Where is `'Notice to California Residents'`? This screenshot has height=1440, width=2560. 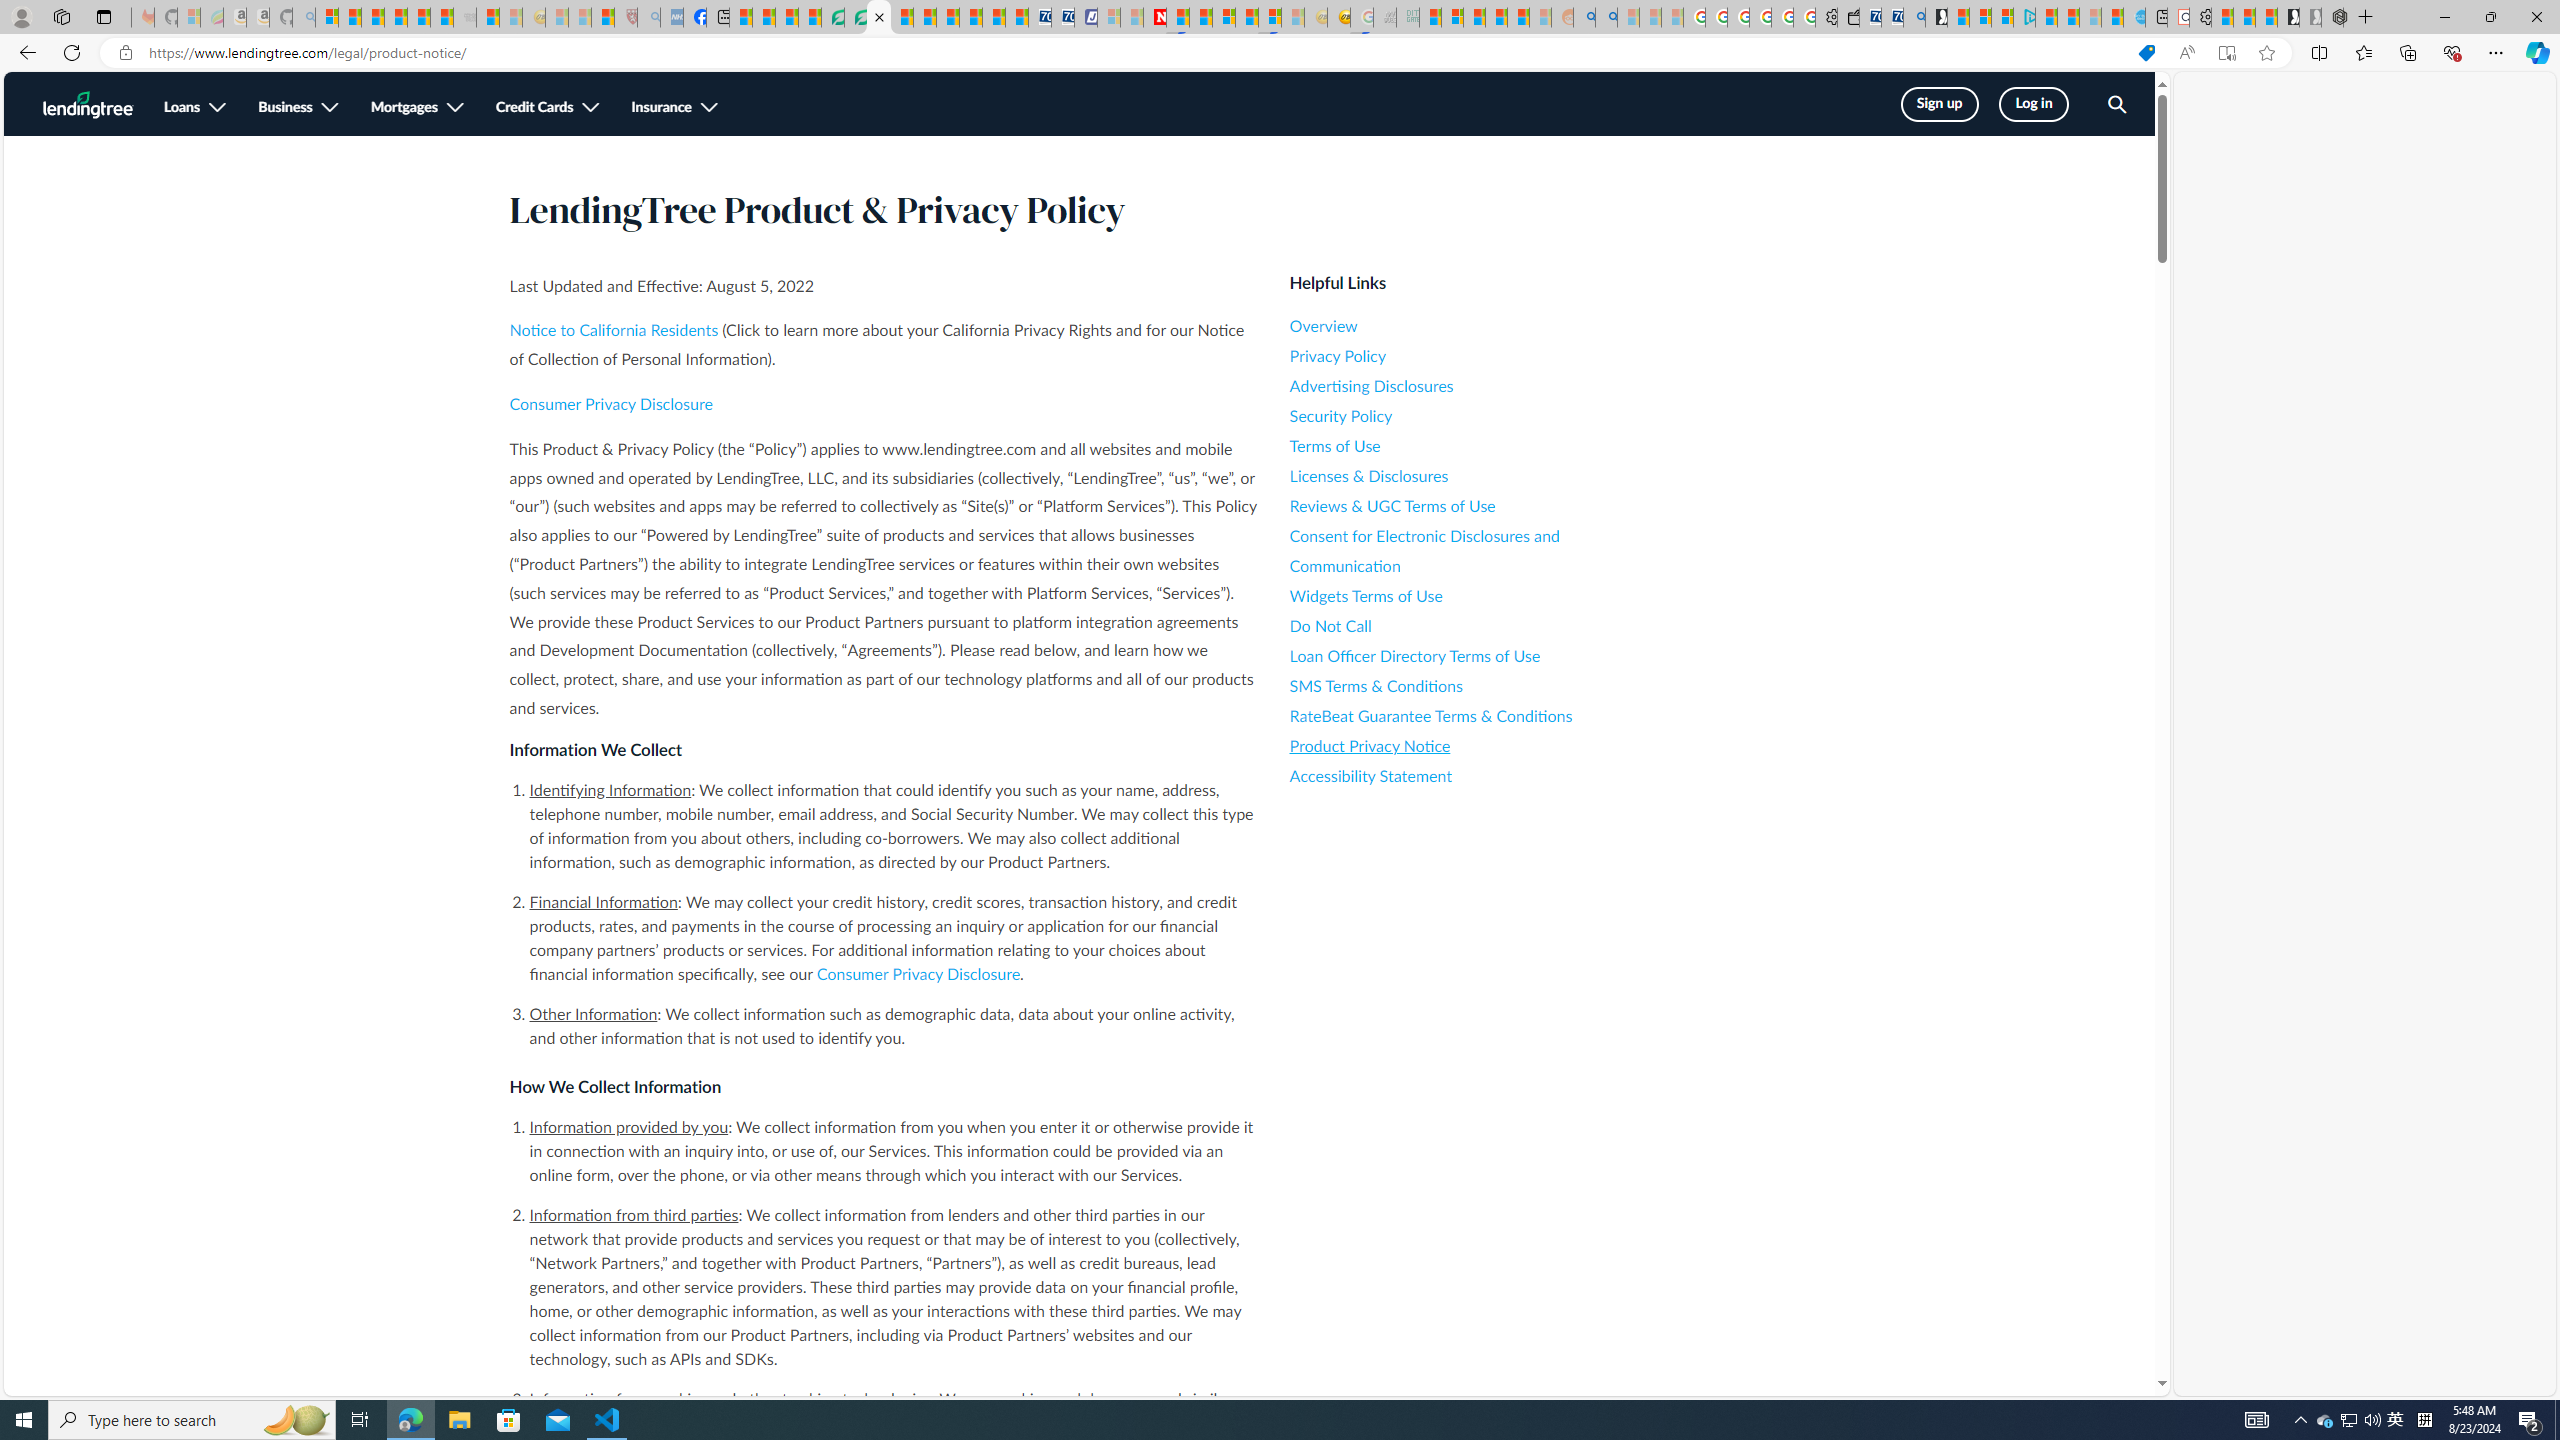 'Notice to California Residents' is located at coordinates (613, 330).